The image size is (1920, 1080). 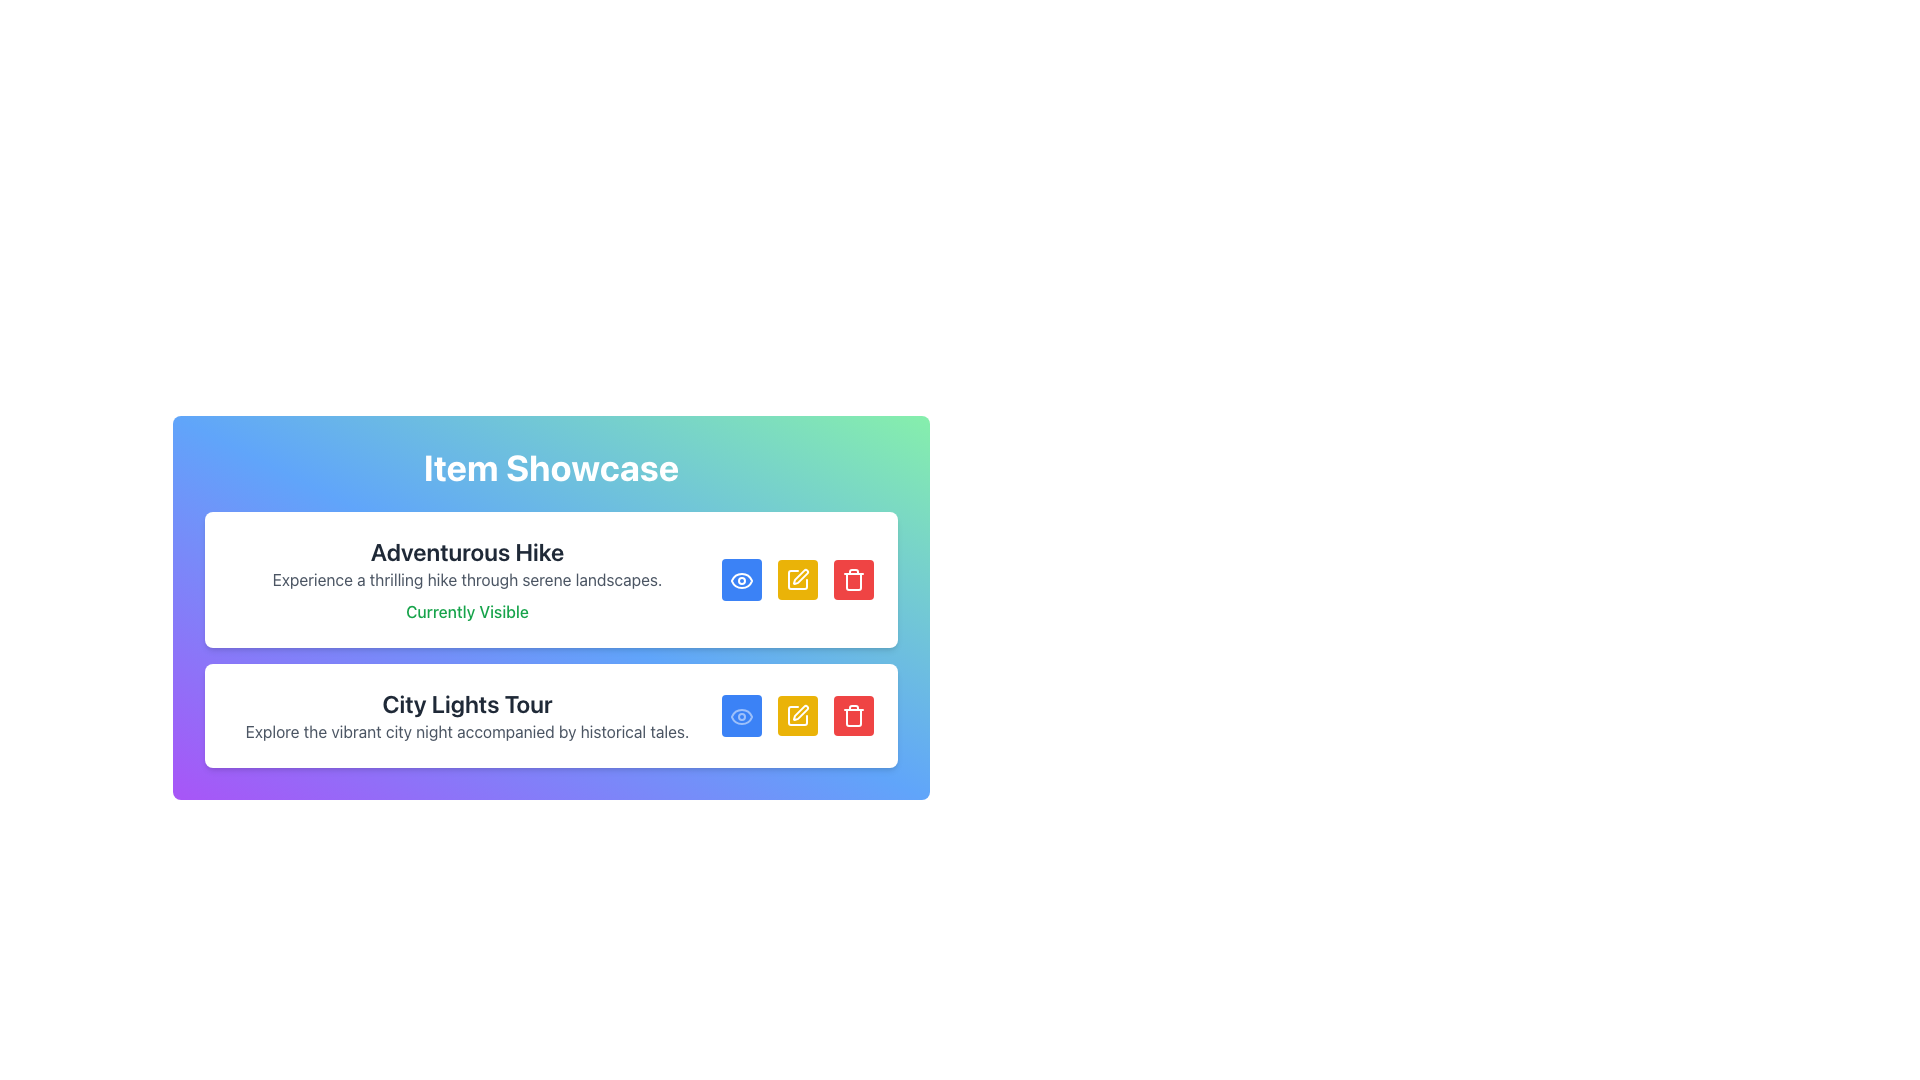 I want to click on the circular eye icon button, outlined in bold blue color, located on the right side of the top card in the item showcase interface, so click(x=741, y=579).